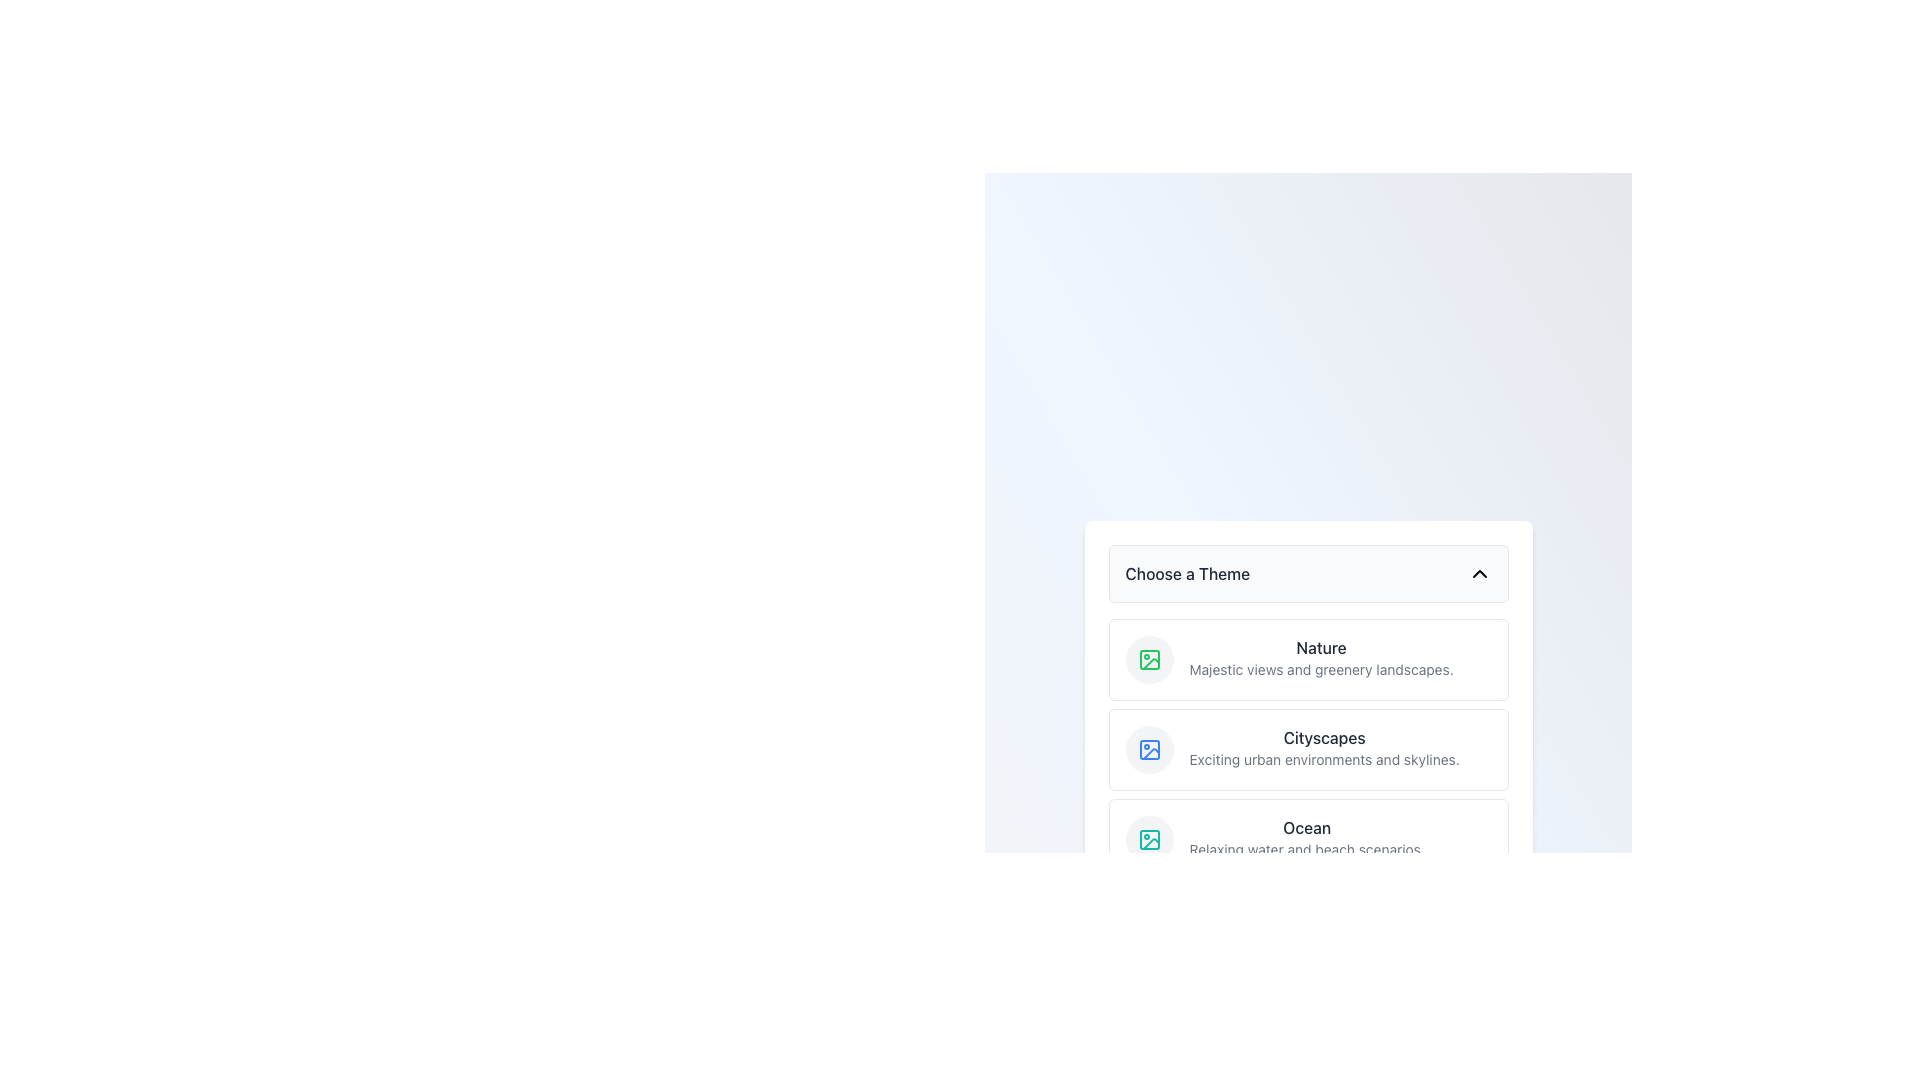 Image resolution: width=1920 pixels, height=1080 pixels. What do you see at coordinates (1292, 749) in the screenshot?
I see `the selectable list item with the title 'Cityscapes' and its description` at bounding box center [1292, 749].